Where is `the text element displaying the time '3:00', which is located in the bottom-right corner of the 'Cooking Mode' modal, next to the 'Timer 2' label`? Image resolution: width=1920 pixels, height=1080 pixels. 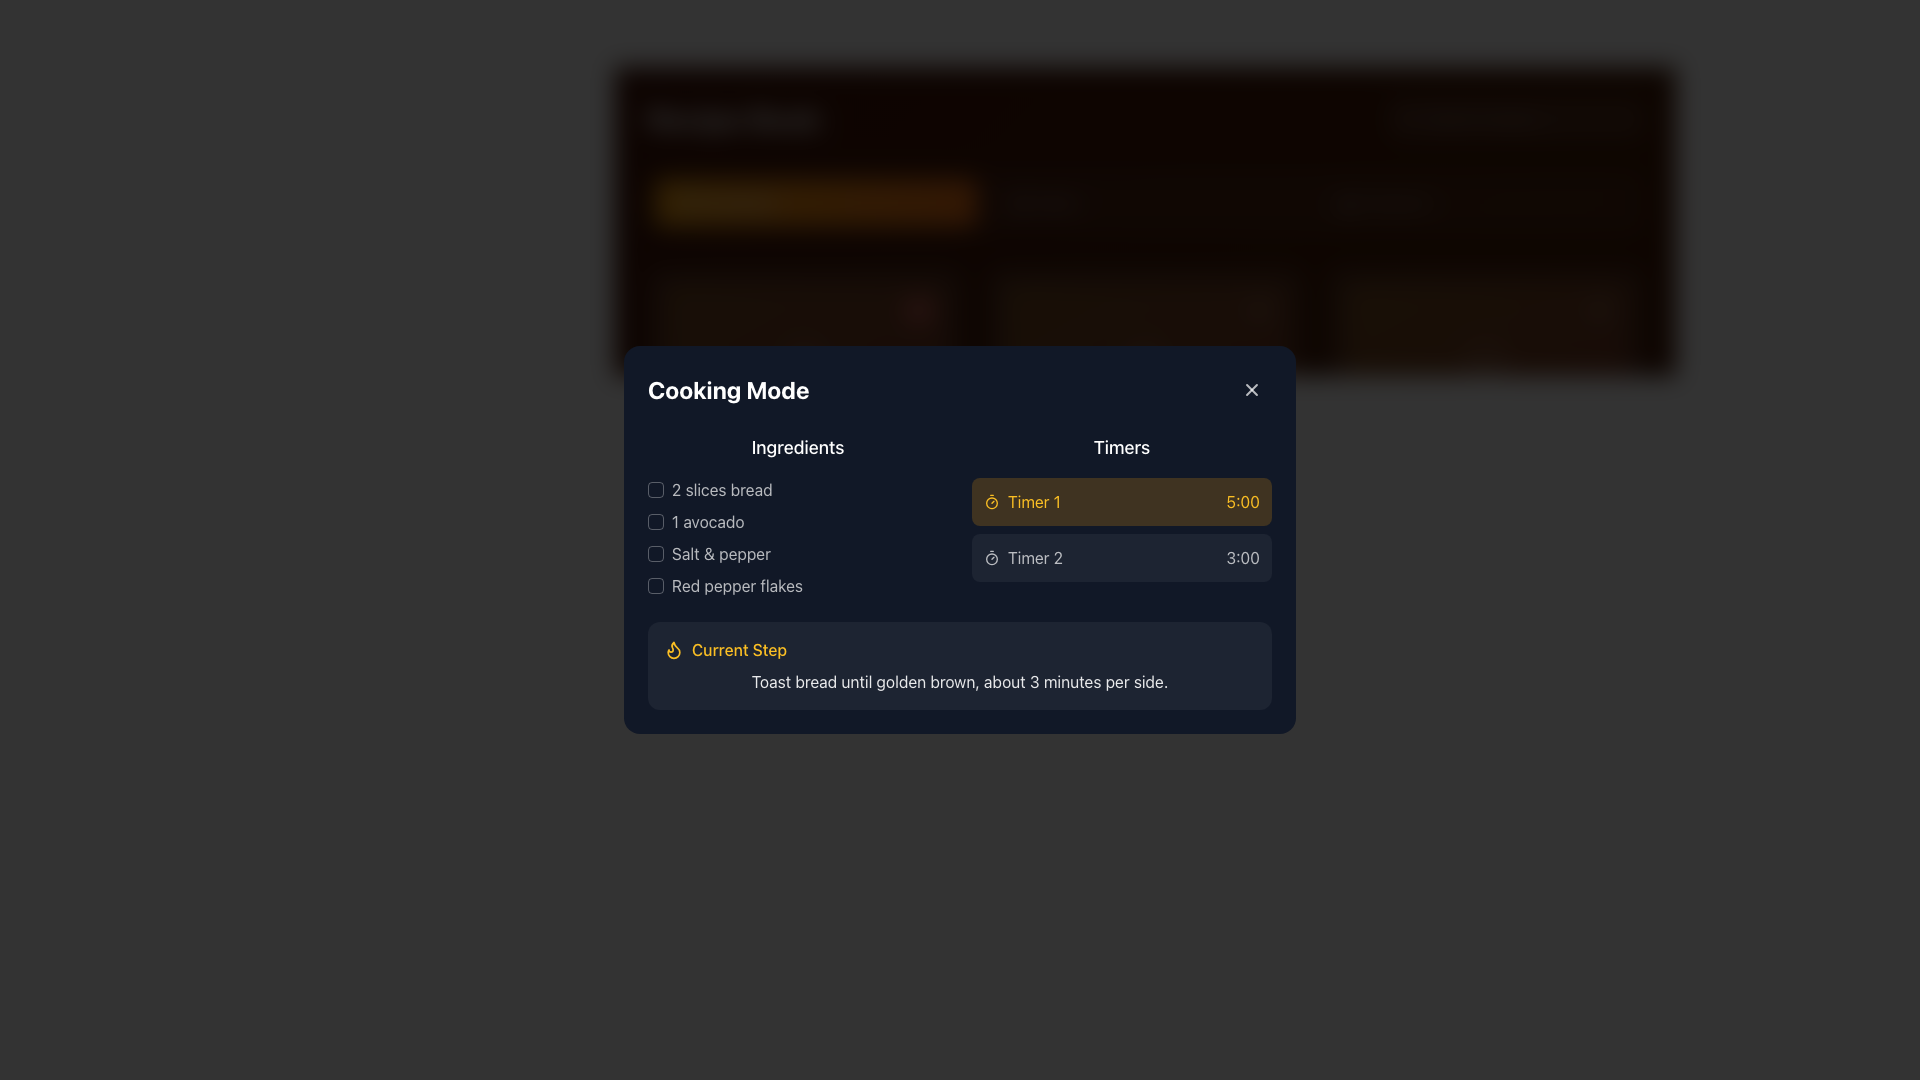
the text element displaying the time '3:00', which is located in the bottom-right corner of the 'Cooking Mode' modal, next to the 'Timer 2' label is located at coordinates (1242, 558).